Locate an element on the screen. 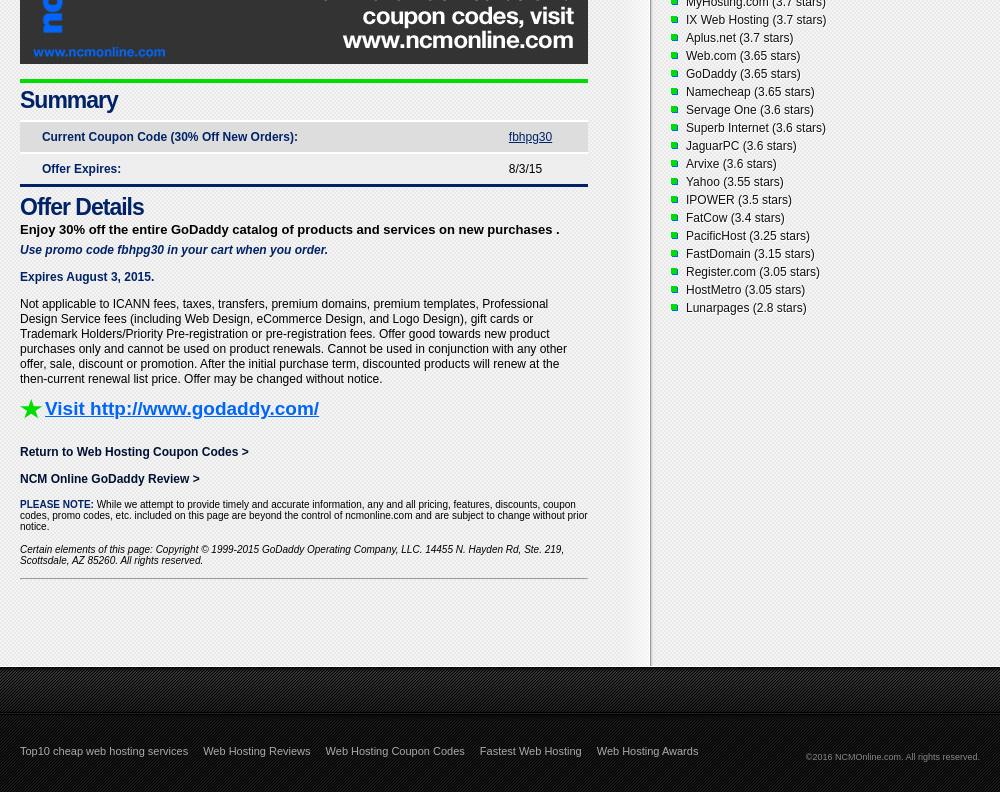  'Offer Expires:' is located at coordinates (80, 169).